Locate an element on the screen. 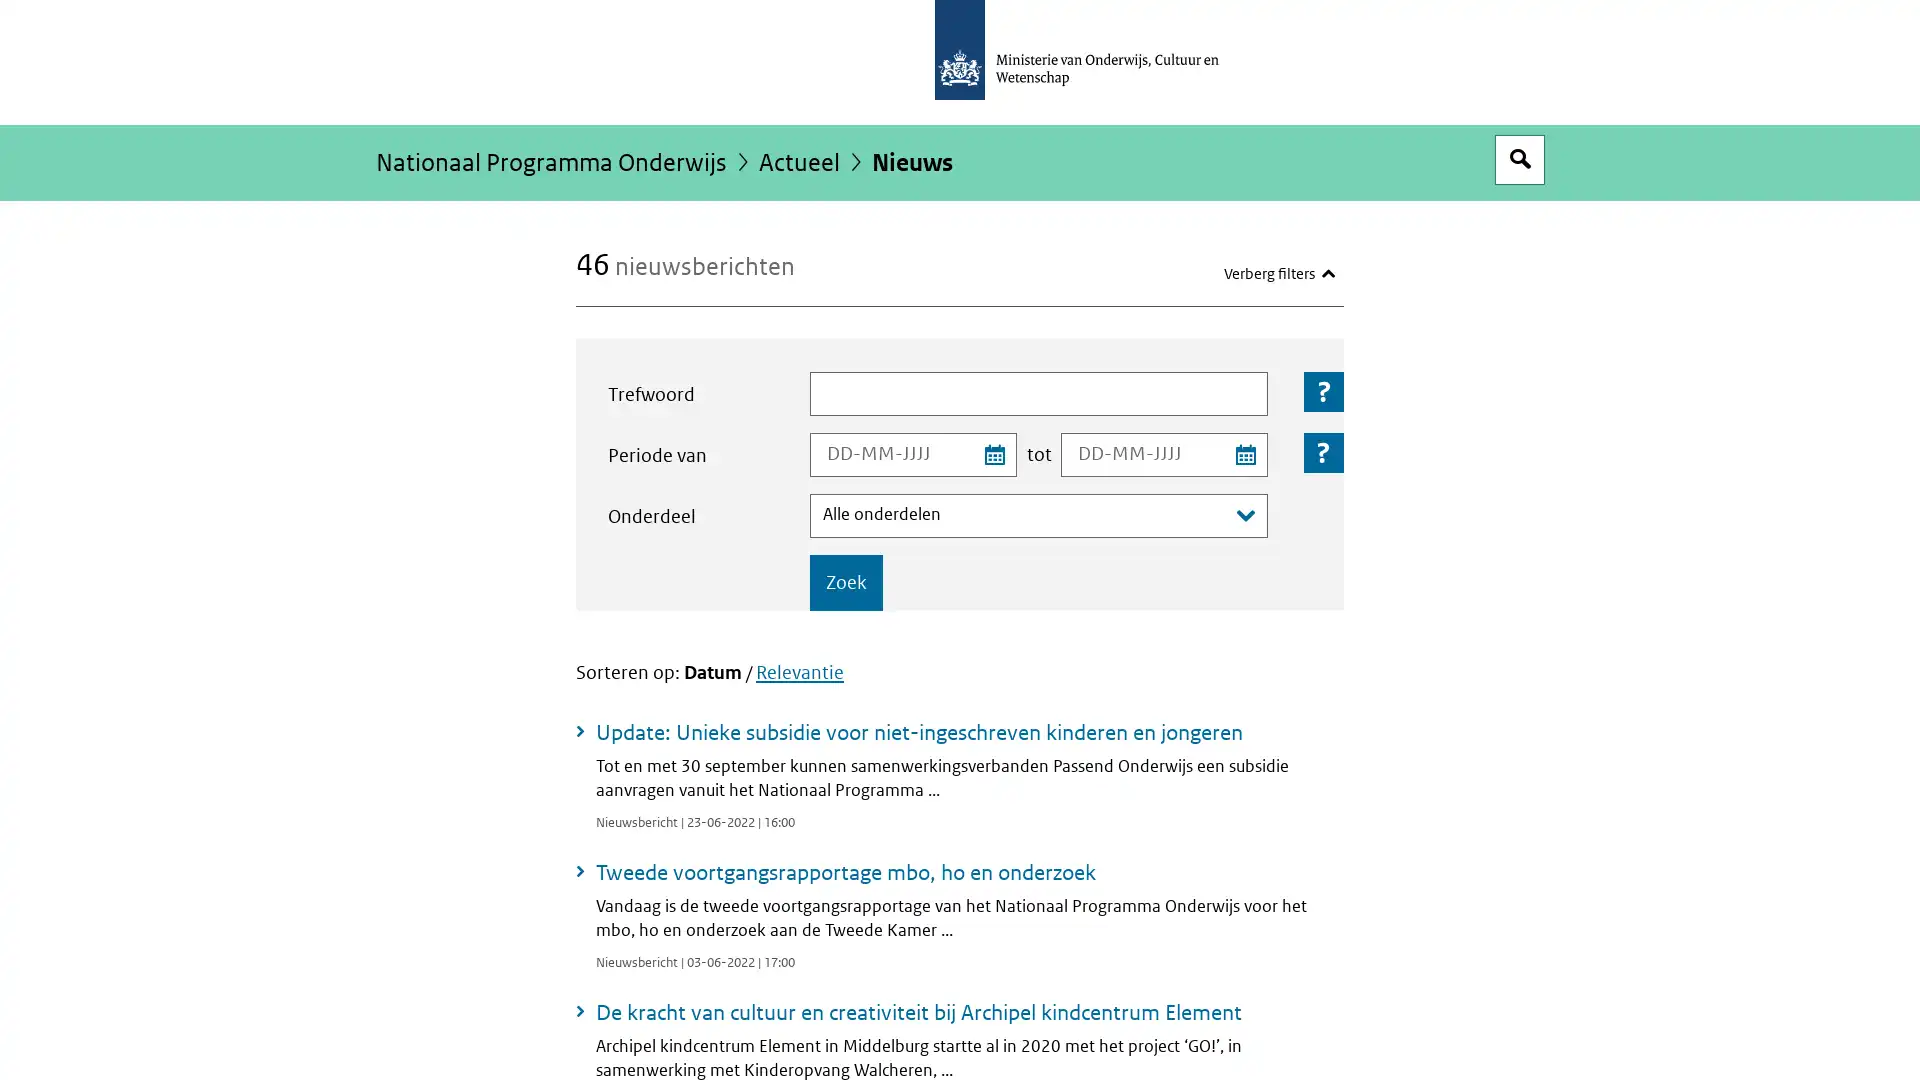 The width and height of the screenshot is (1920, 1080). Open zoekveld is located at coordinates (1520, 158).